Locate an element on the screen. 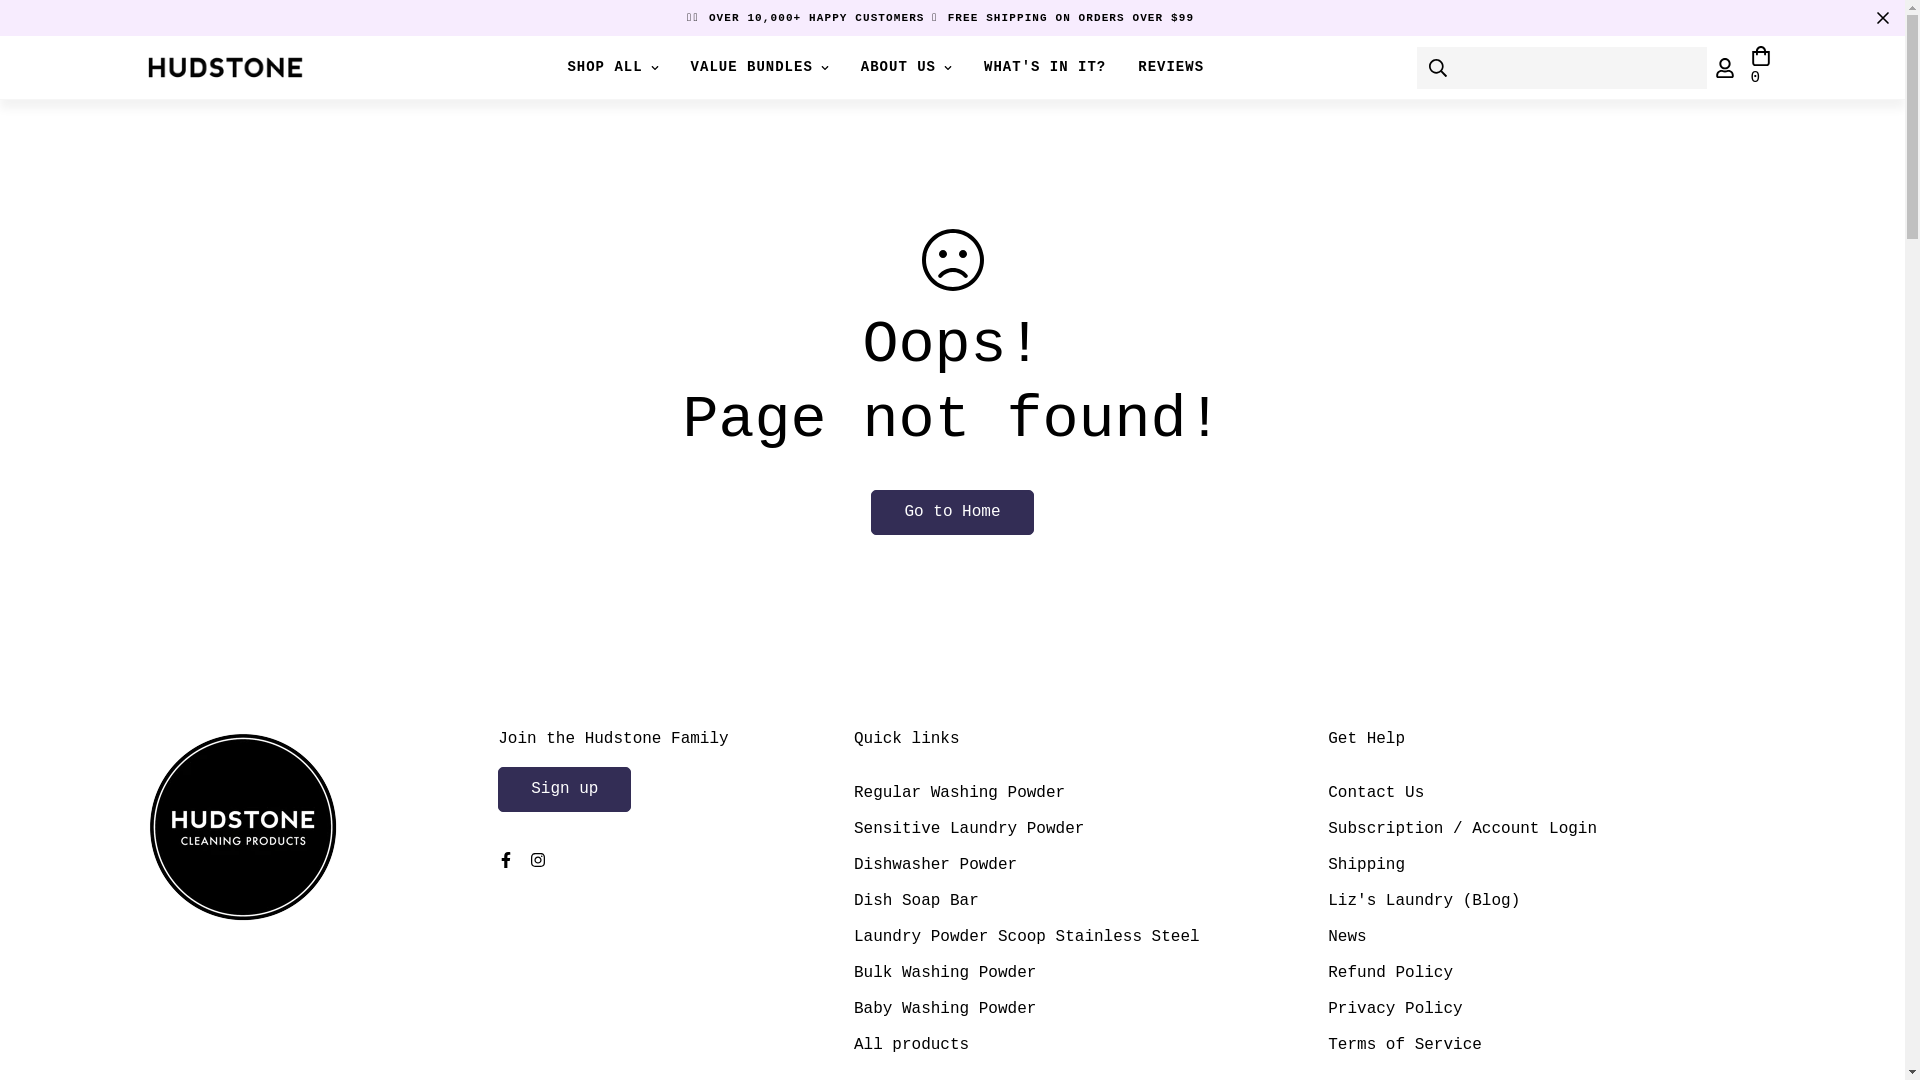  'Bulk Washing Powder' is located at coordinates (944, 971).